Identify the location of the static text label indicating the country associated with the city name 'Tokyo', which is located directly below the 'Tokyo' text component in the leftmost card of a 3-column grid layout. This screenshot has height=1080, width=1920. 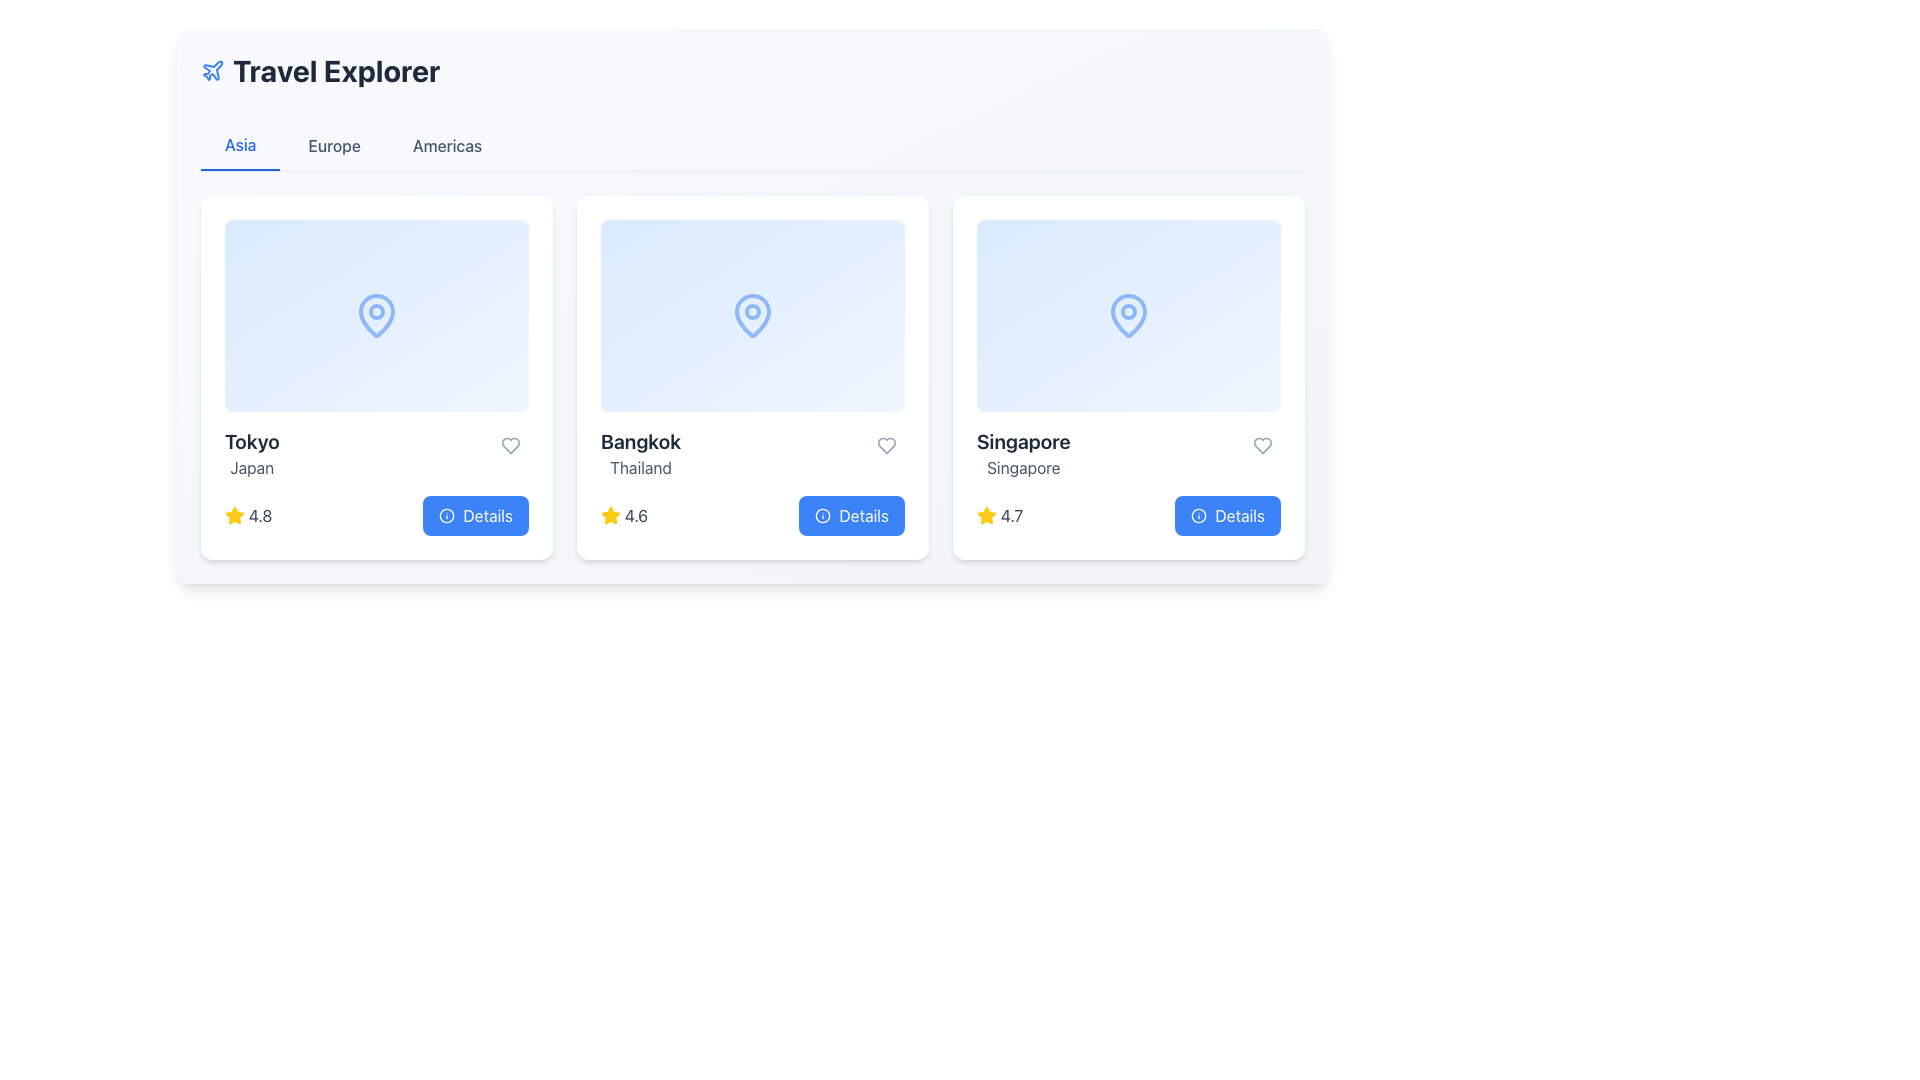
(251, 467).